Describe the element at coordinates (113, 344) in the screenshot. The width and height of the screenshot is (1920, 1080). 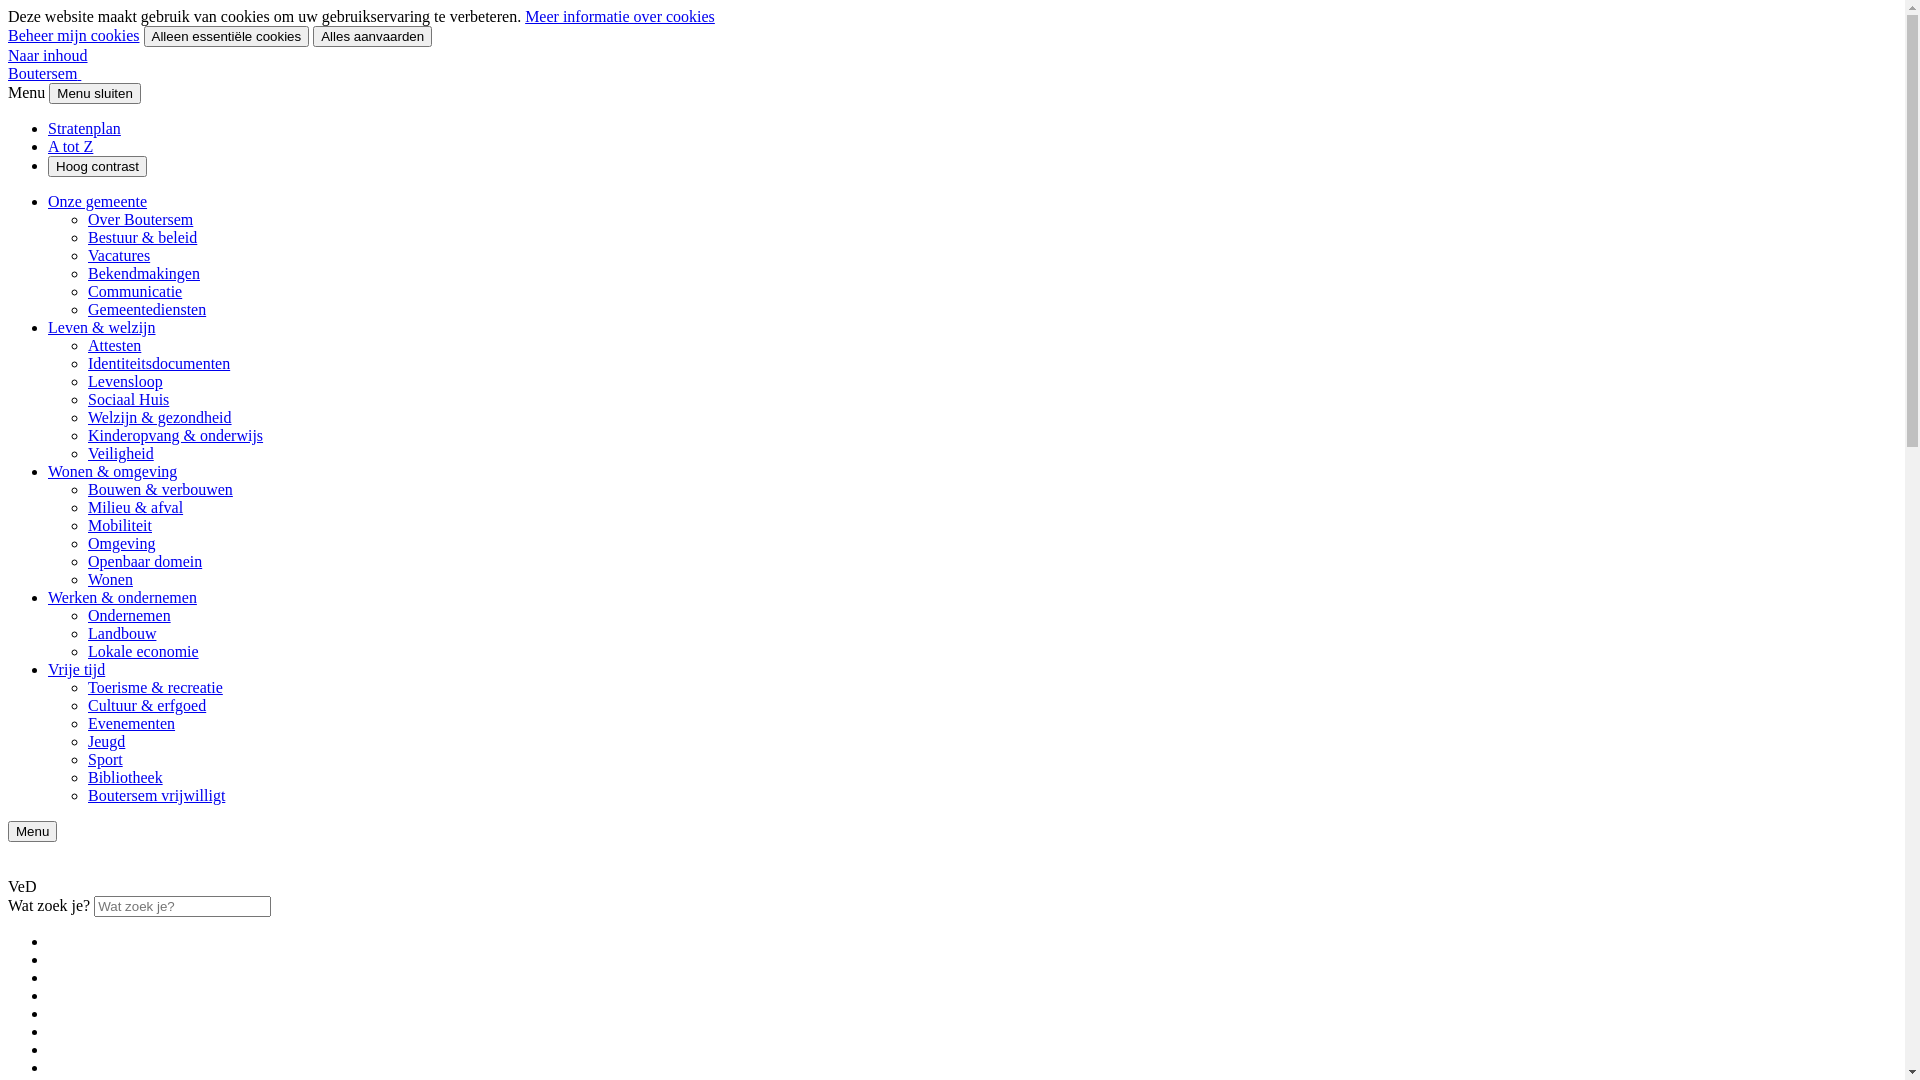
I see `'Attesten'` at that location.